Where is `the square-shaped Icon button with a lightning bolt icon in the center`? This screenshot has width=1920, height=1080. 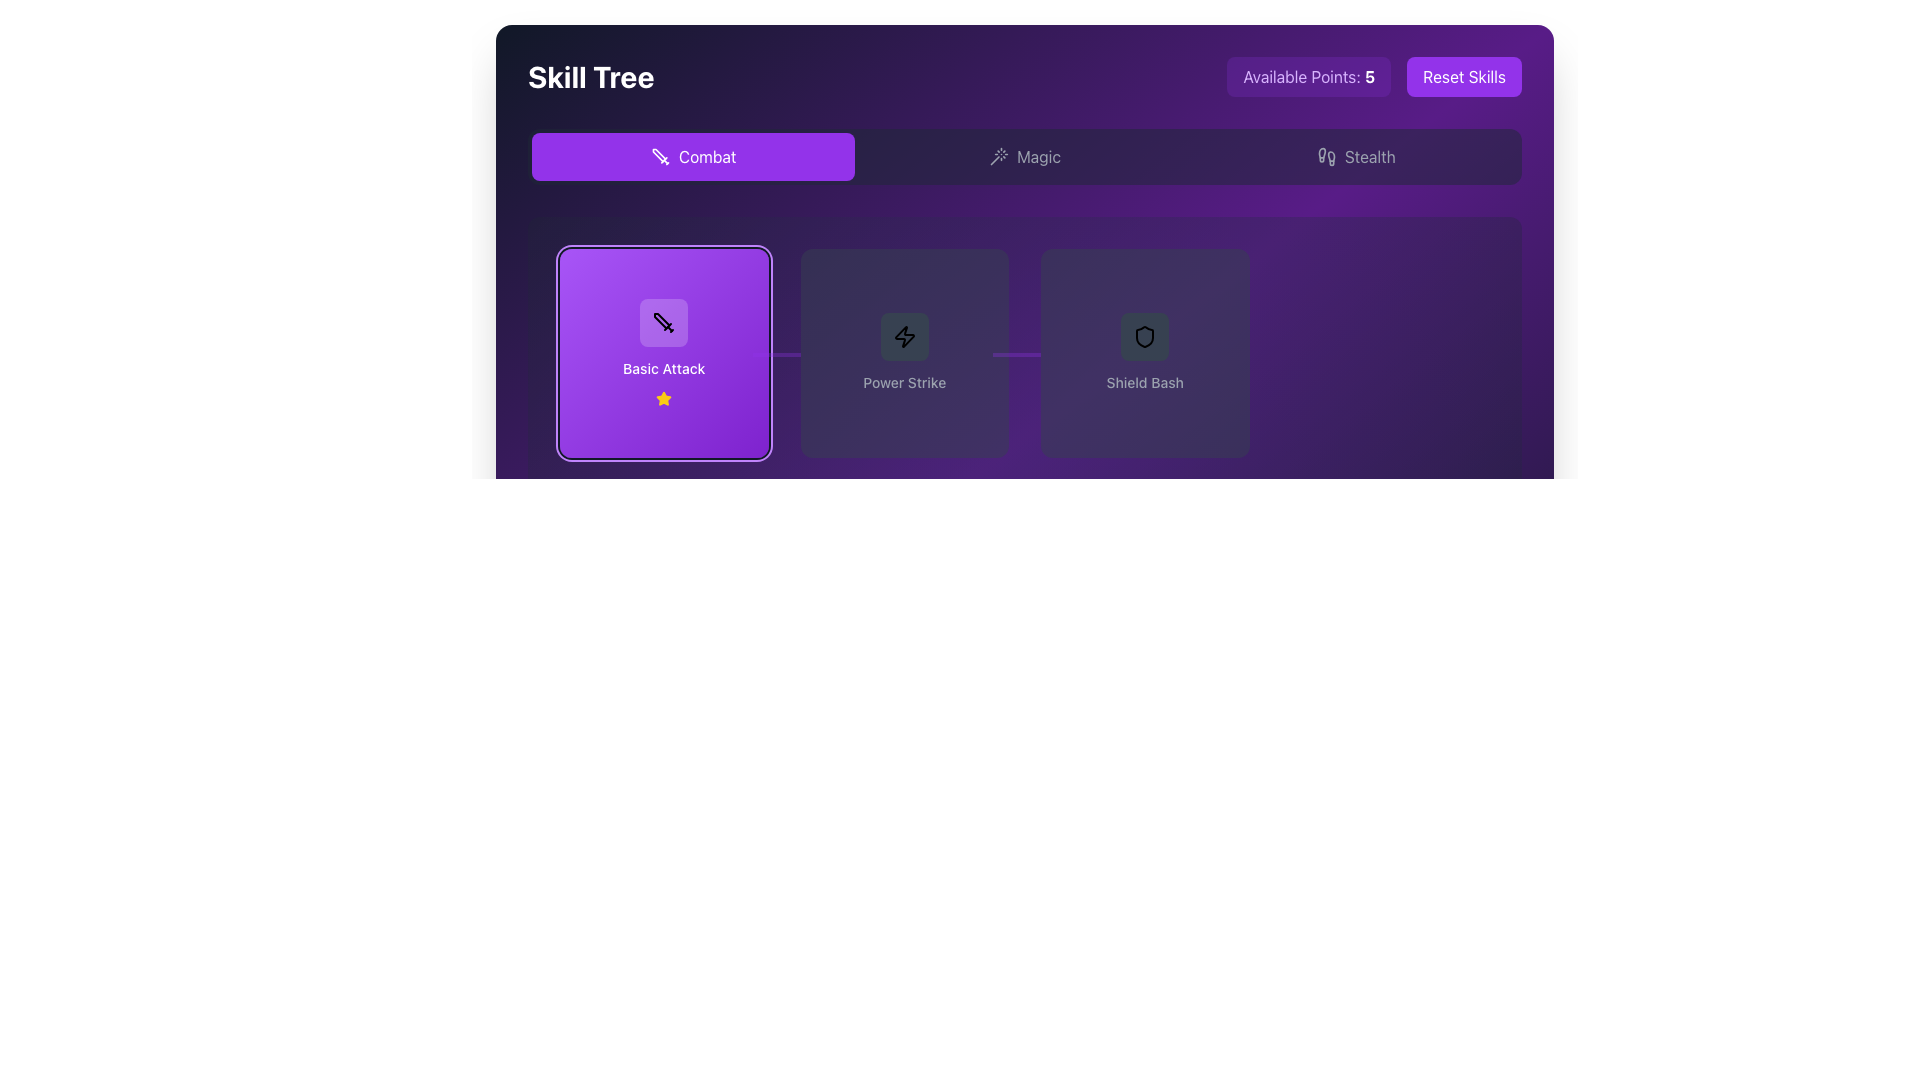 the square-shaped Icon button with a lightning bolt icon in the center is located at coordinates (903, 336).